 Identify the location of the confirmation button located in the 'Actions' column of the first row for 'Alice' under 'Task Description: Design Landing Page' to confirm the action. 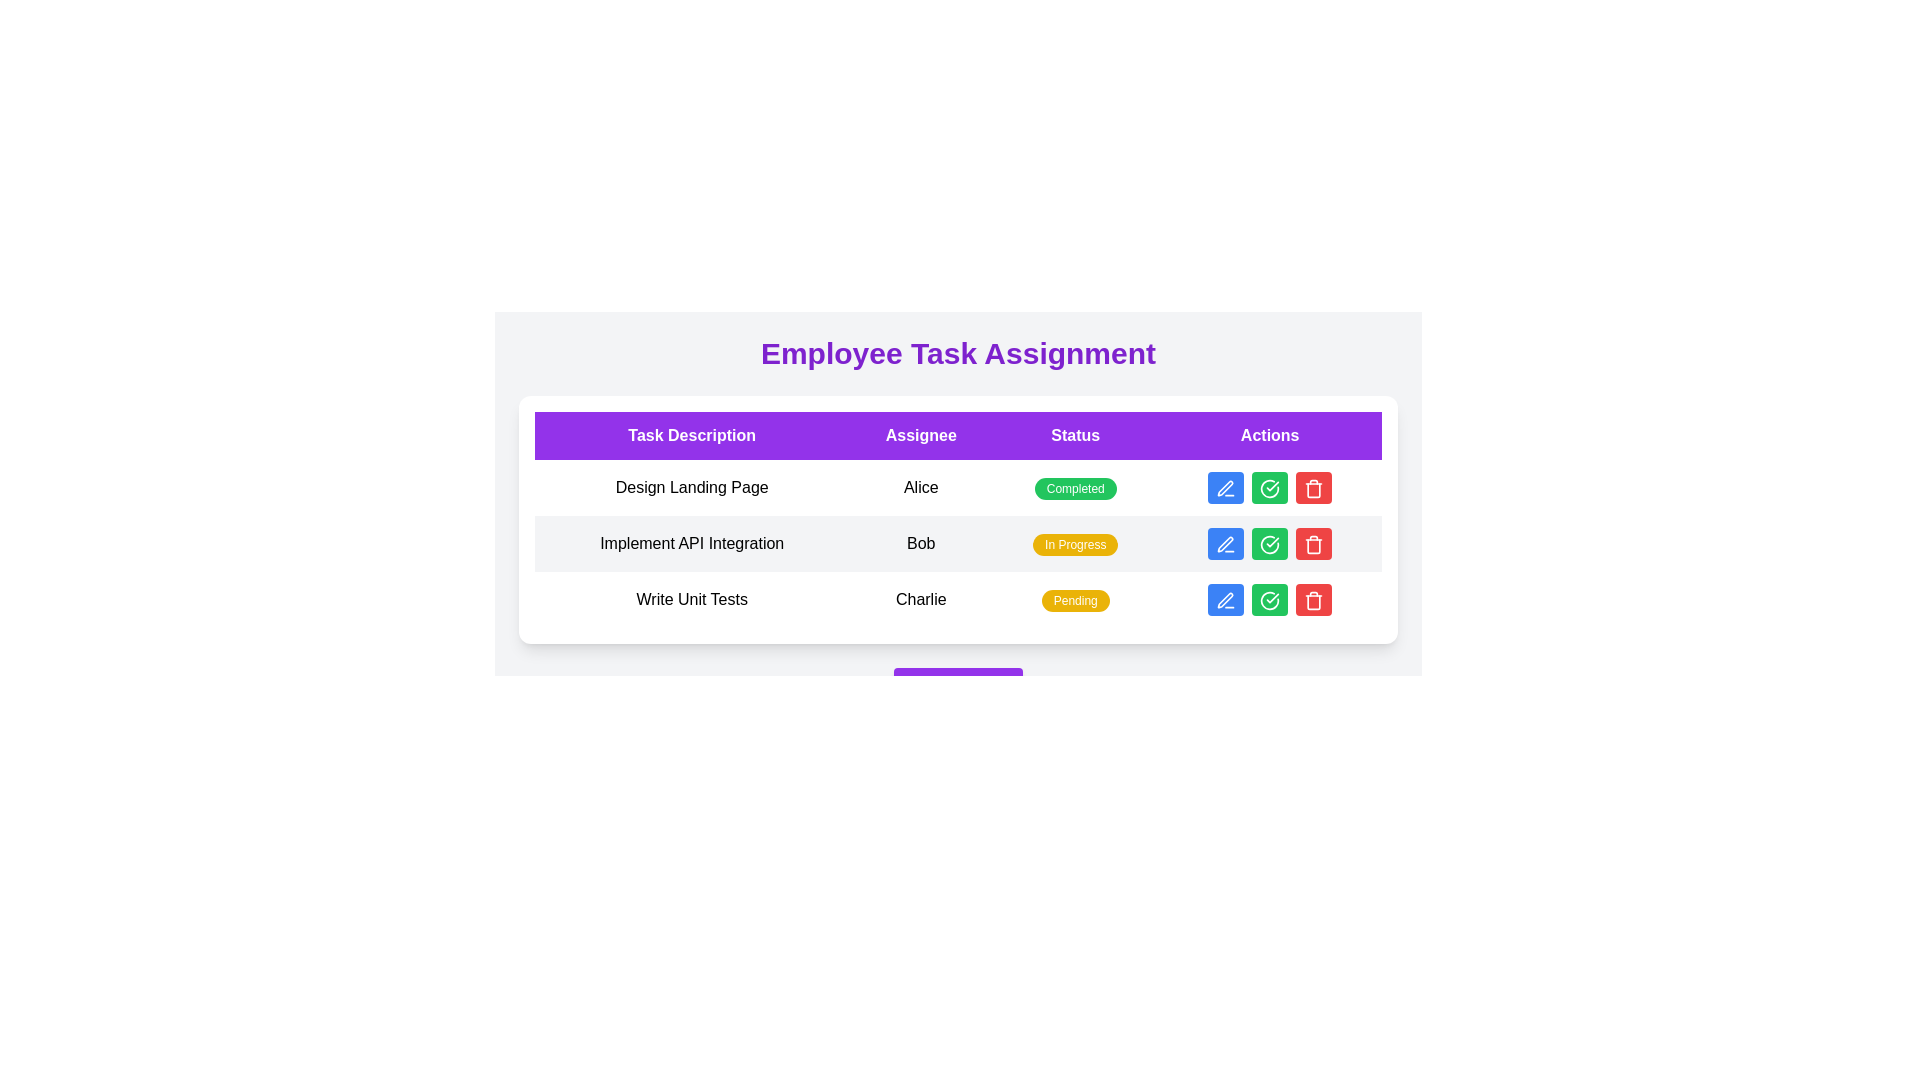
(1269, 488).